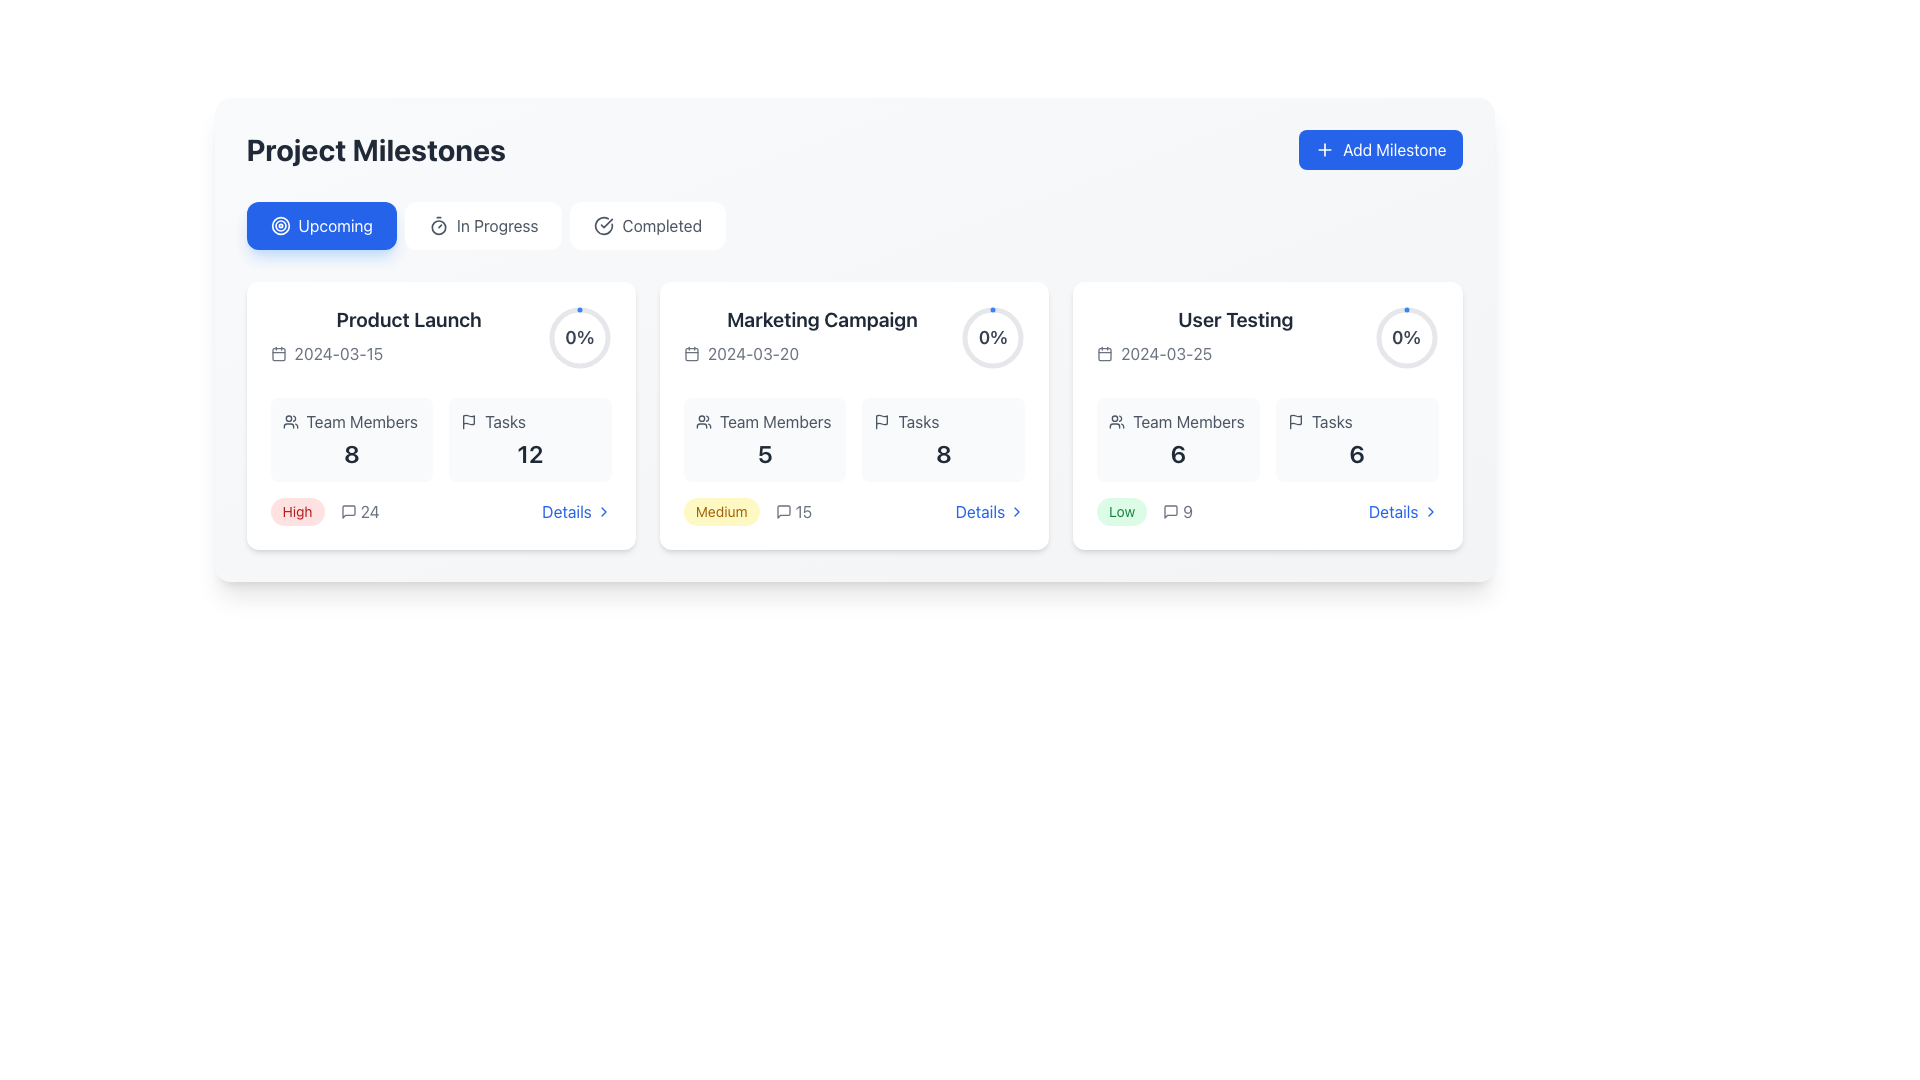 The image size is (1920, 1080). Describe the element at coordinates (1429, 511) in the screenshot. I see `the right-pointing chevron icon located to the right of the 'Details' label in the third milestone card (User Testing) within the 'Project Milestones' section to trigger potential hover effects` at that location.